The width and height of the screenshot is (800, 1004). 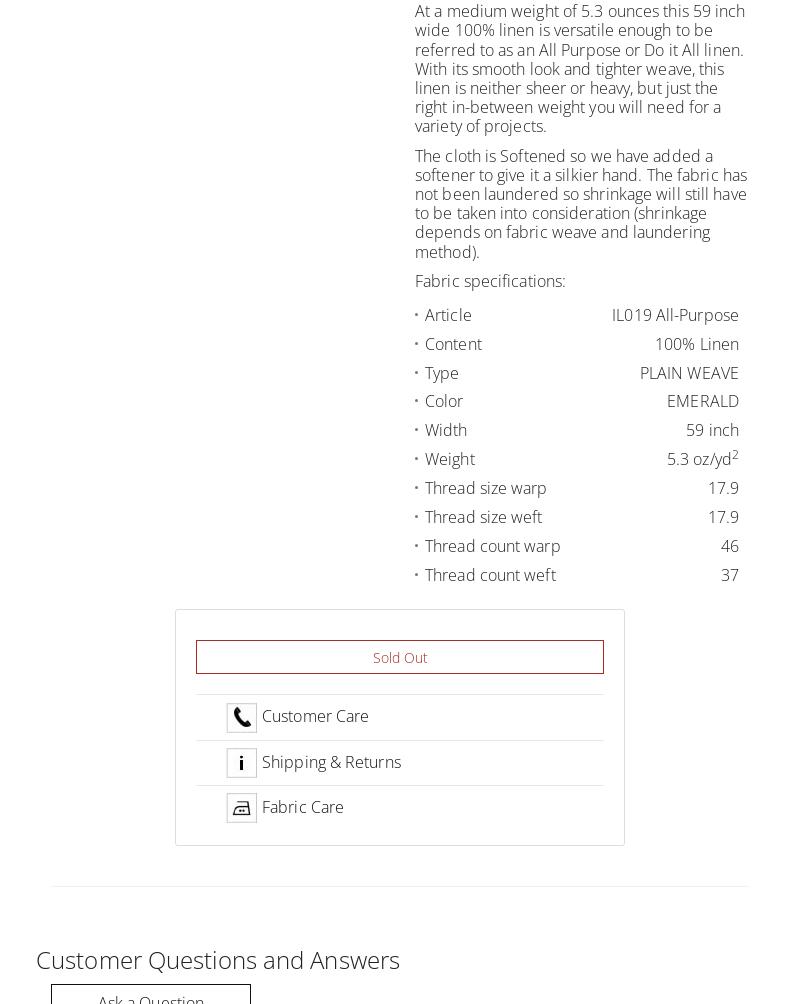 I want to click on 'Color', so click(x=443, y=399).